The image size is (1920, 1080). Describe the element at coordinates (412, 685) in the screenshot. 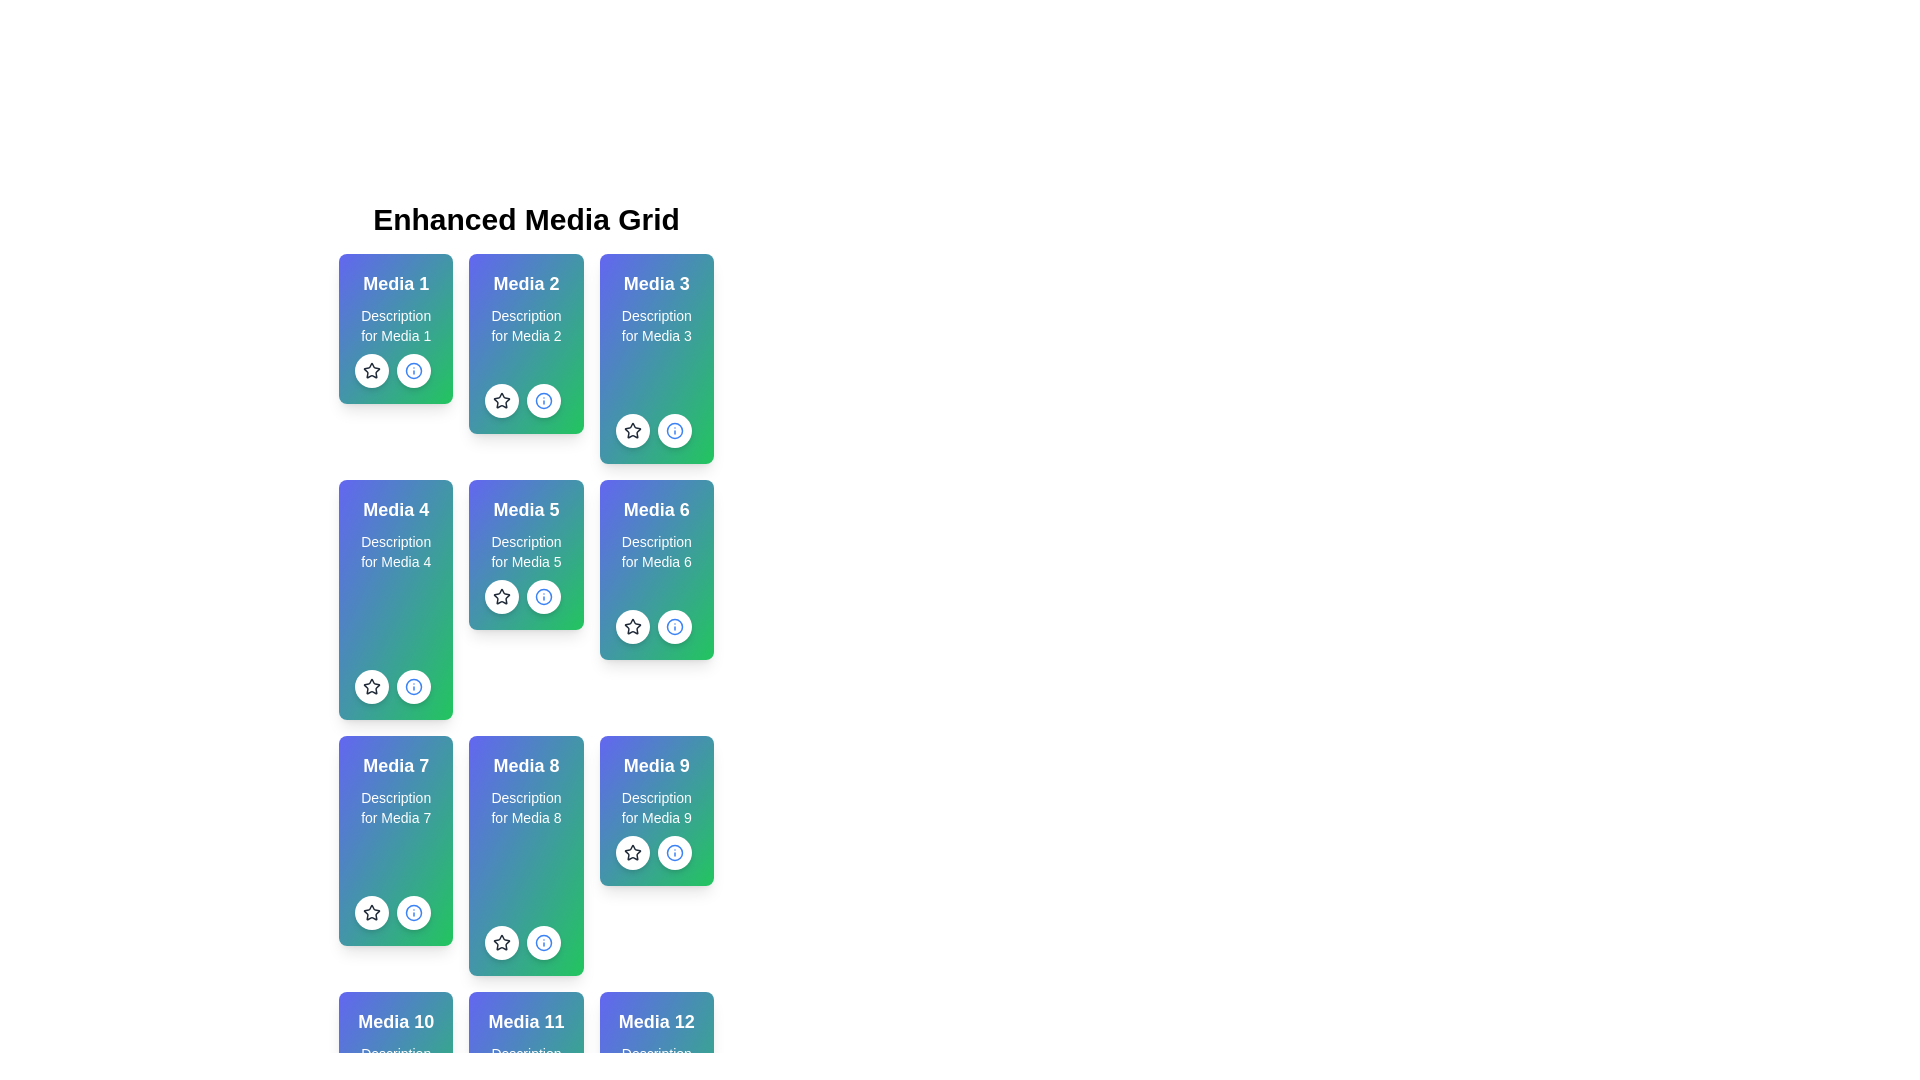

I see `the blue circular information icon with a white outlined 'i' located in the right-bottom section of the Media 6 card` at that location.